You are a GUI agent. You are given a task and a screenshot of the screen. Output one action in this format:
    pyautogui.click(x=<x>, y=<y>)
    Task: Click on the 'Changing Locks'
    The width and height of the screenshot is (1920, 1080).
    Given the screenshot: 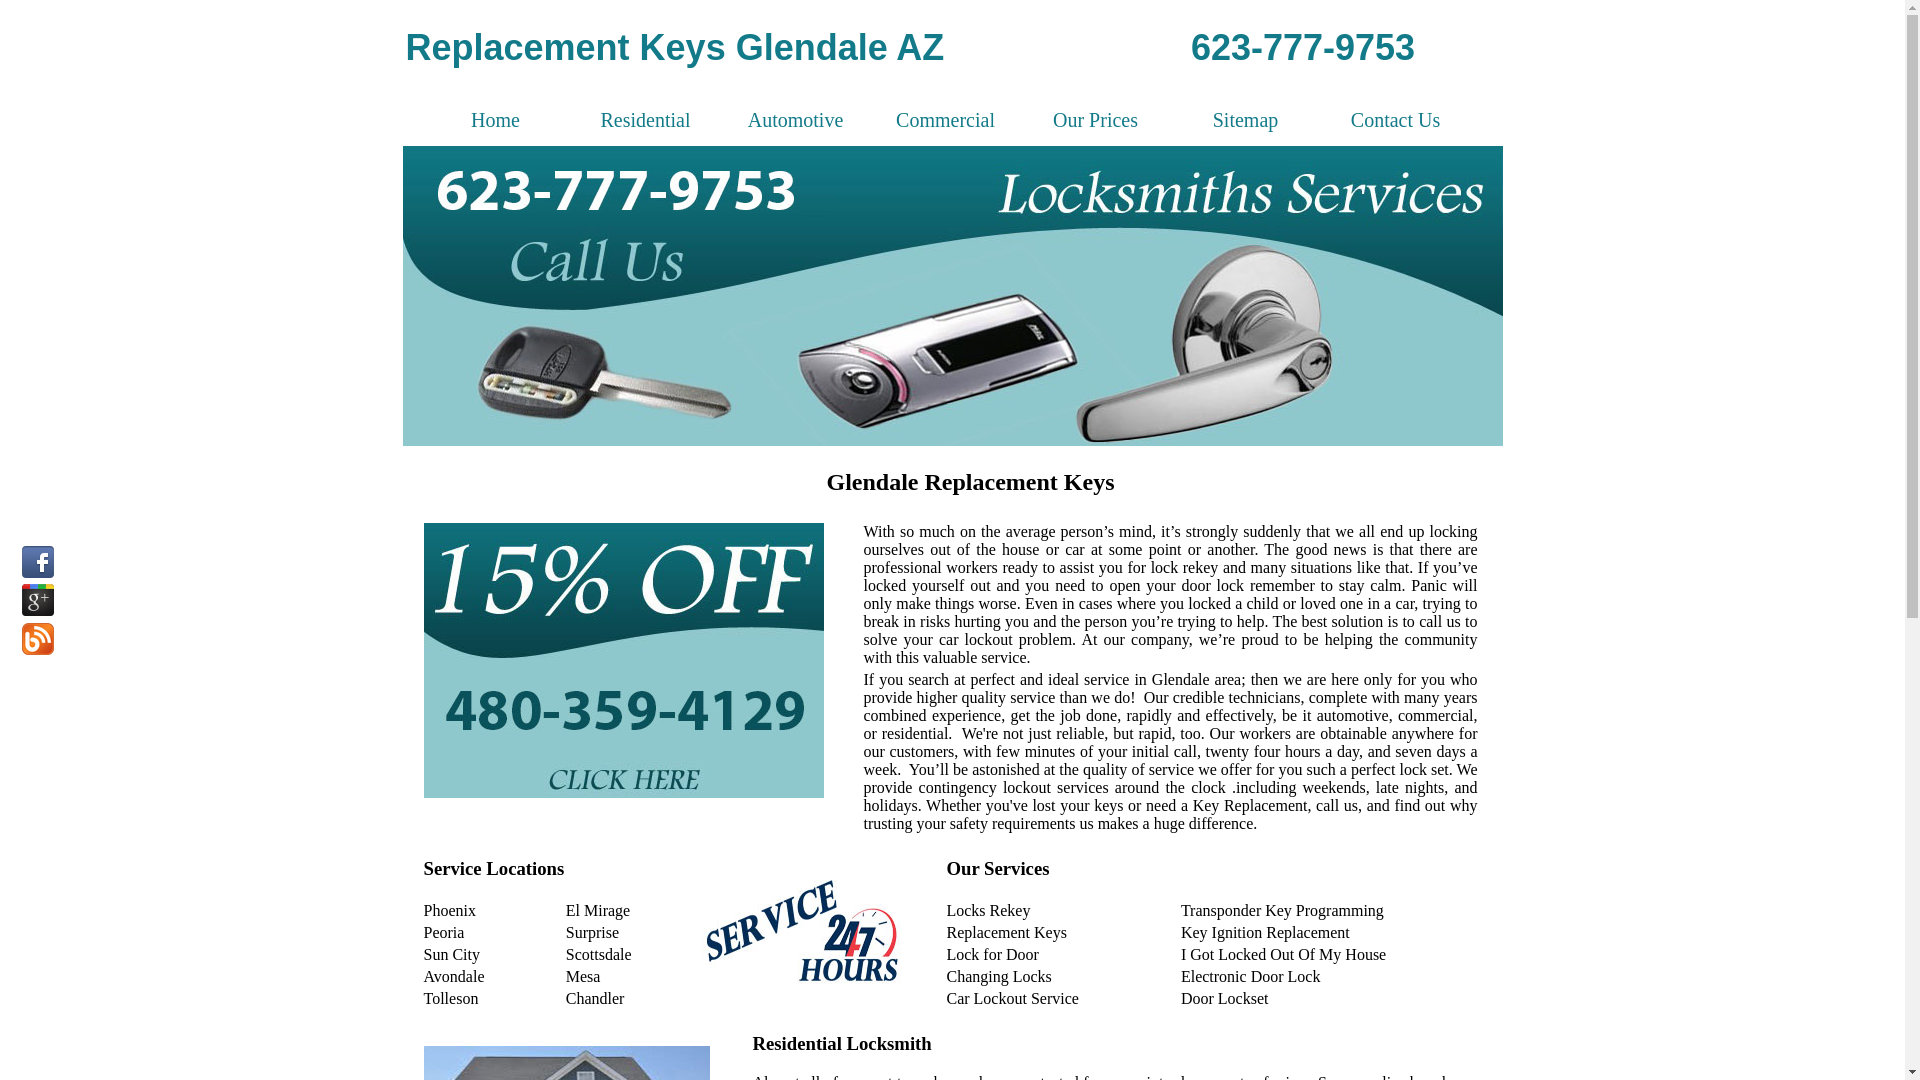 What is the action you would take?
    pyautogui.click(x=944, y=975)
    